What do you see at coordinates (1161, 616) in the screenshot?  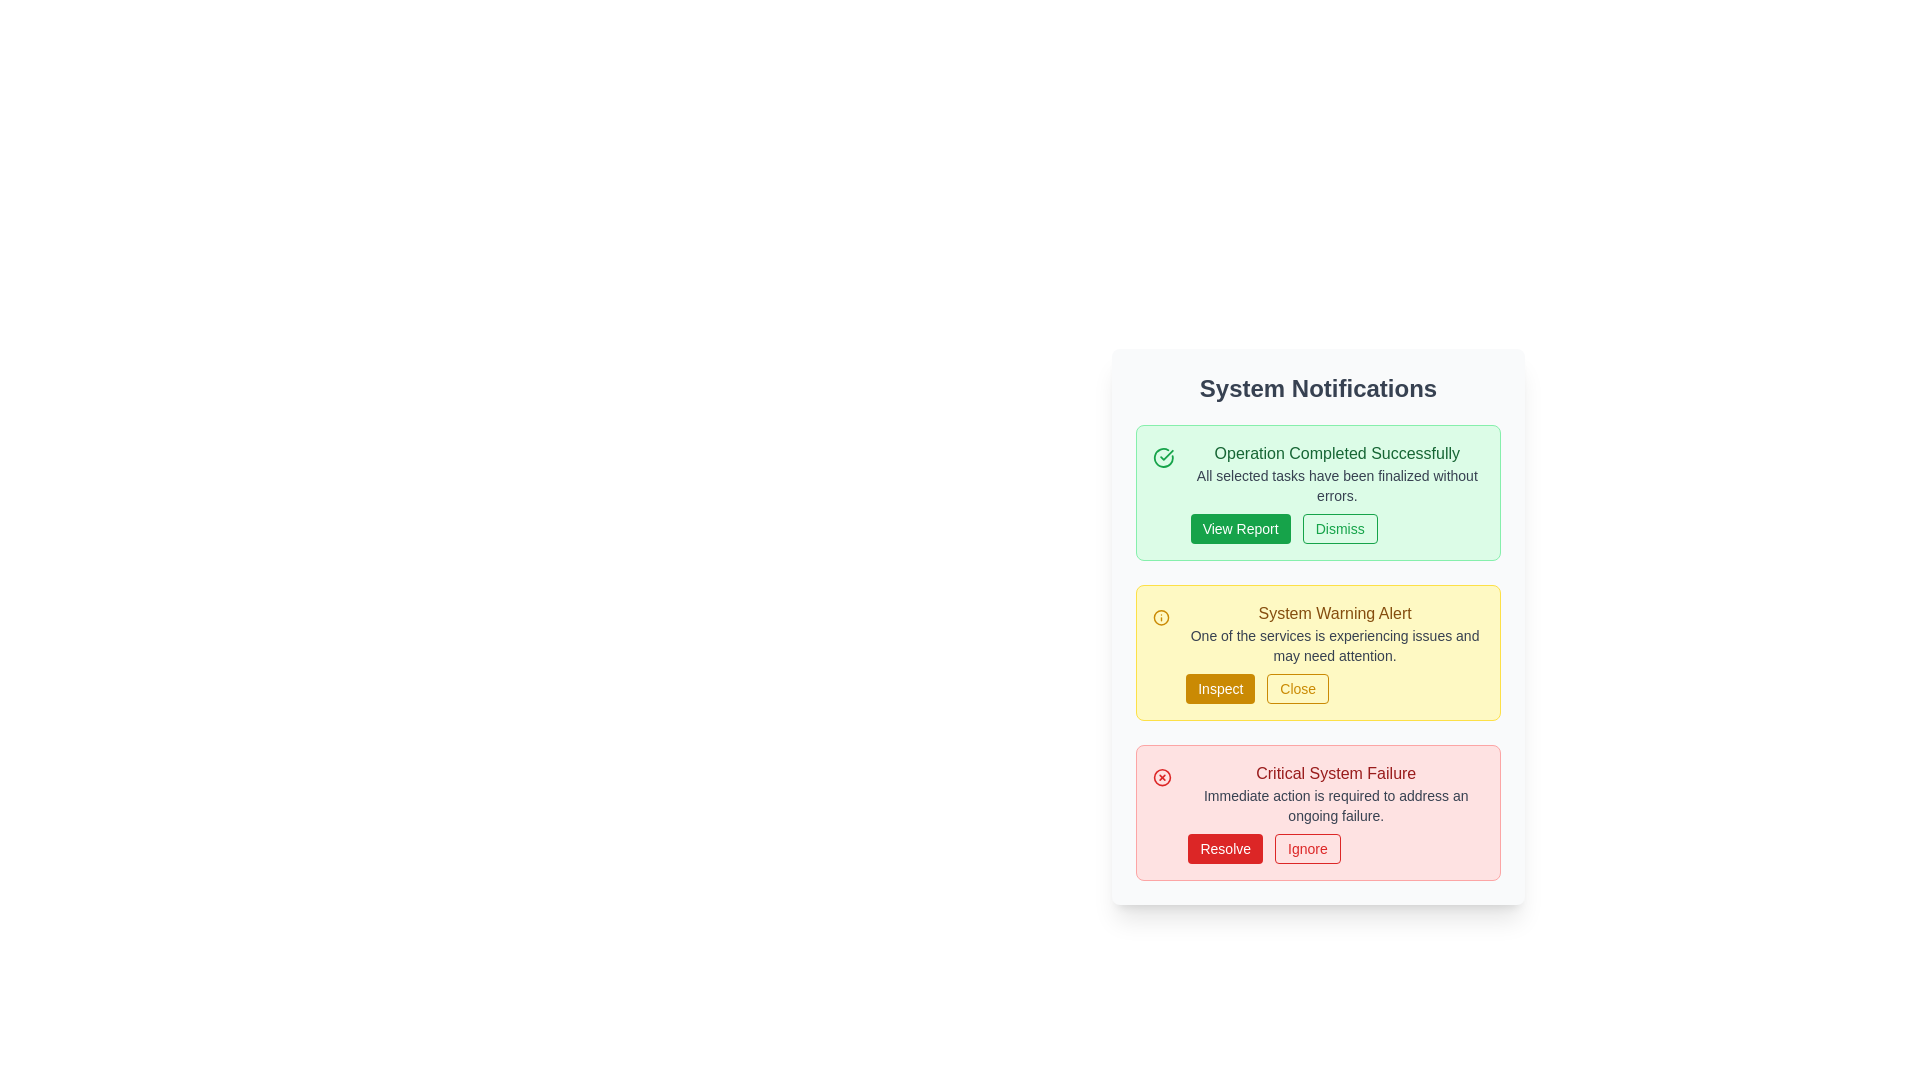 I see `the central circle of the yellow warning icon in the 'System Warning Alert' card, which is located directly above its text content` at bounding box center [1161, 616].